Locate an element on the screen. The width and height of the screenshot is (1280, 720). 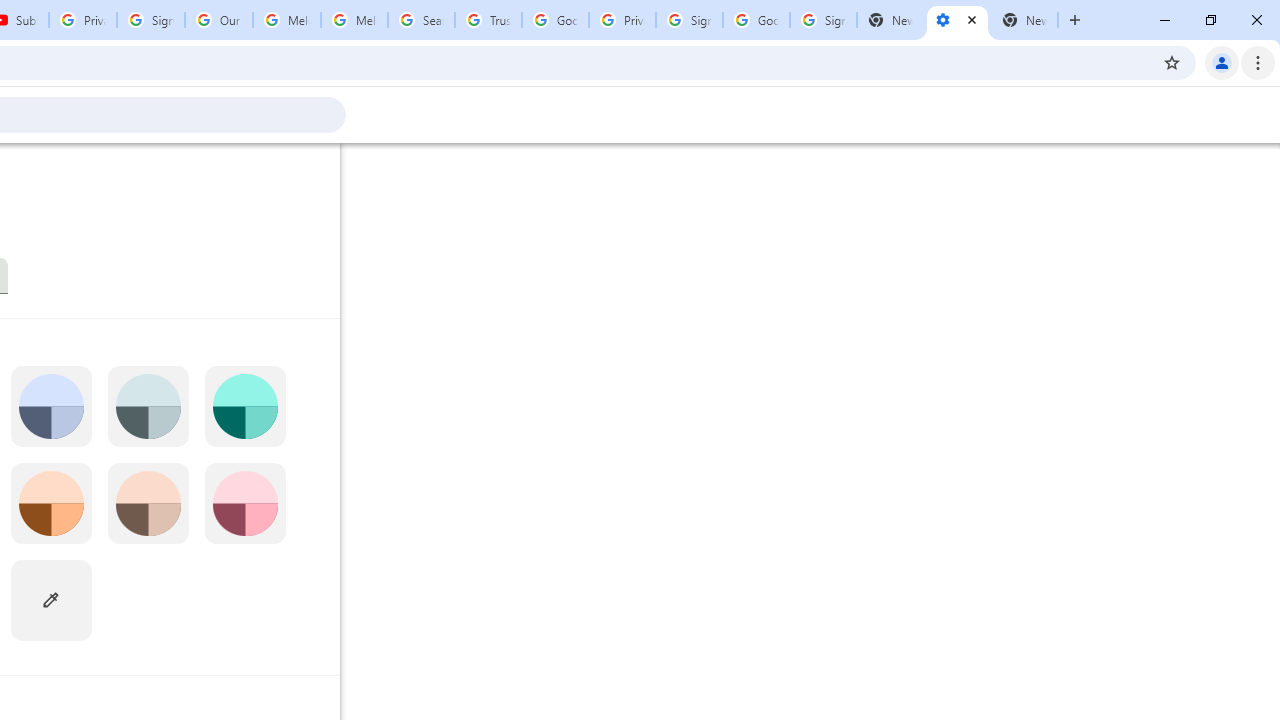
'Trusted Information and Content - Google Safety Center' is located at coordinates (488, 20).